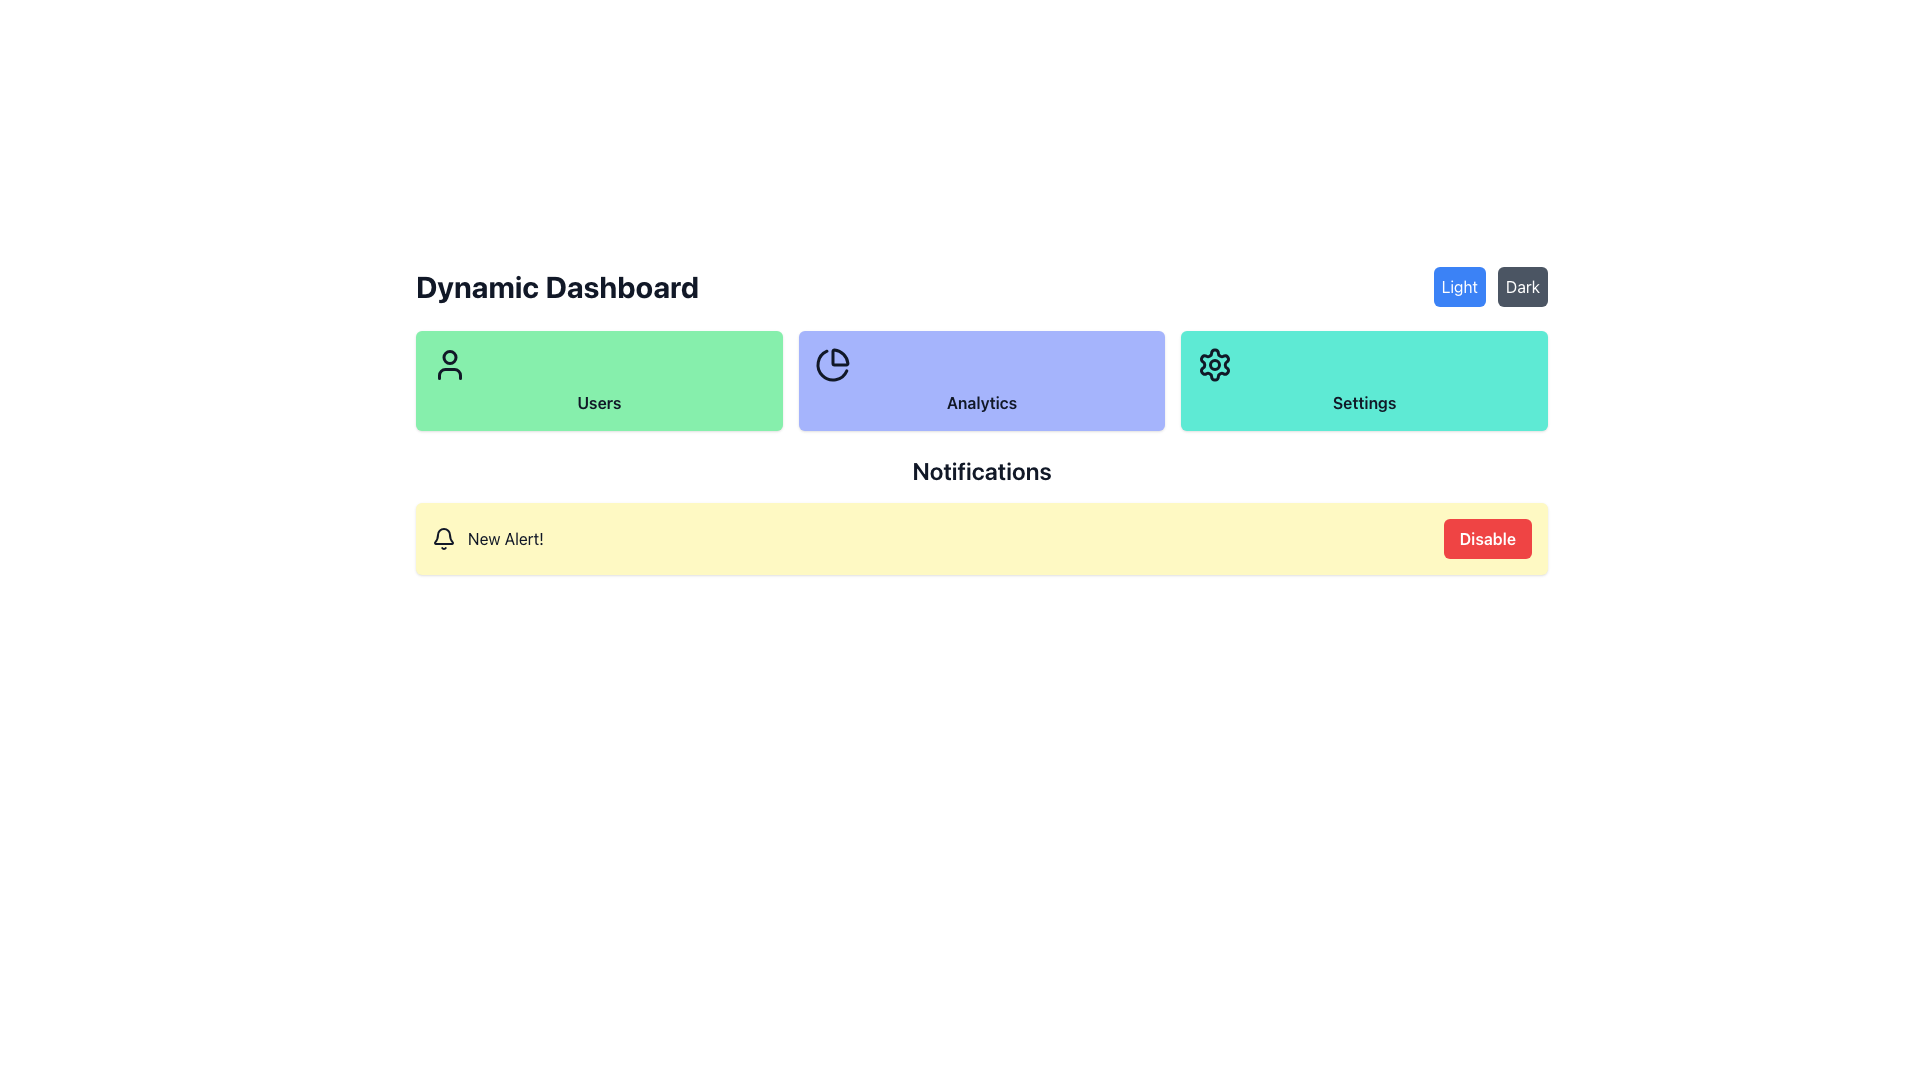  What do you see at coordinates (1214, 365) in the screenshot?
I see `the gear icon located at the far right of the utility buttons row` at bounding box center [1214, 365].